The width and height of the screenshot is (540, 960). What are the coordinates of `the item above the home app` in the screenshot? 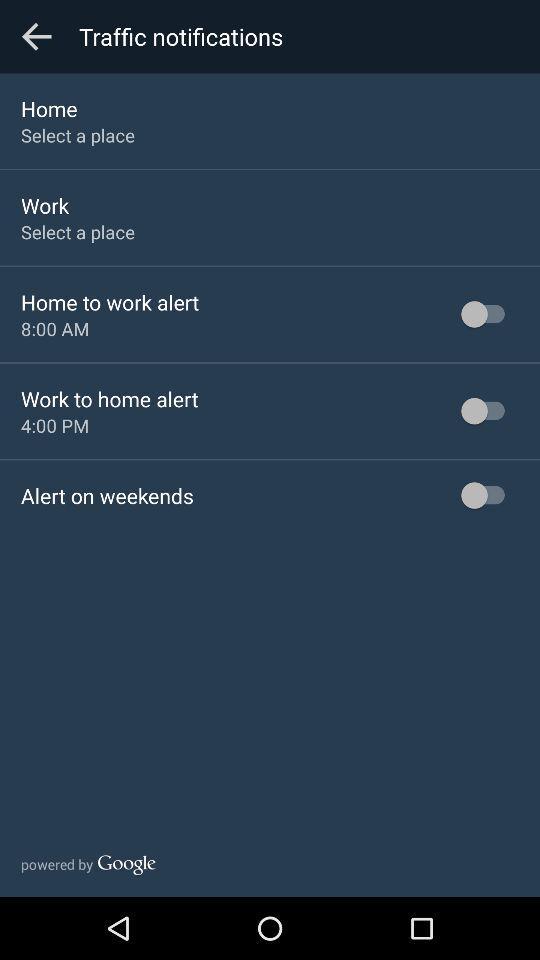 It's located at (36, 35).